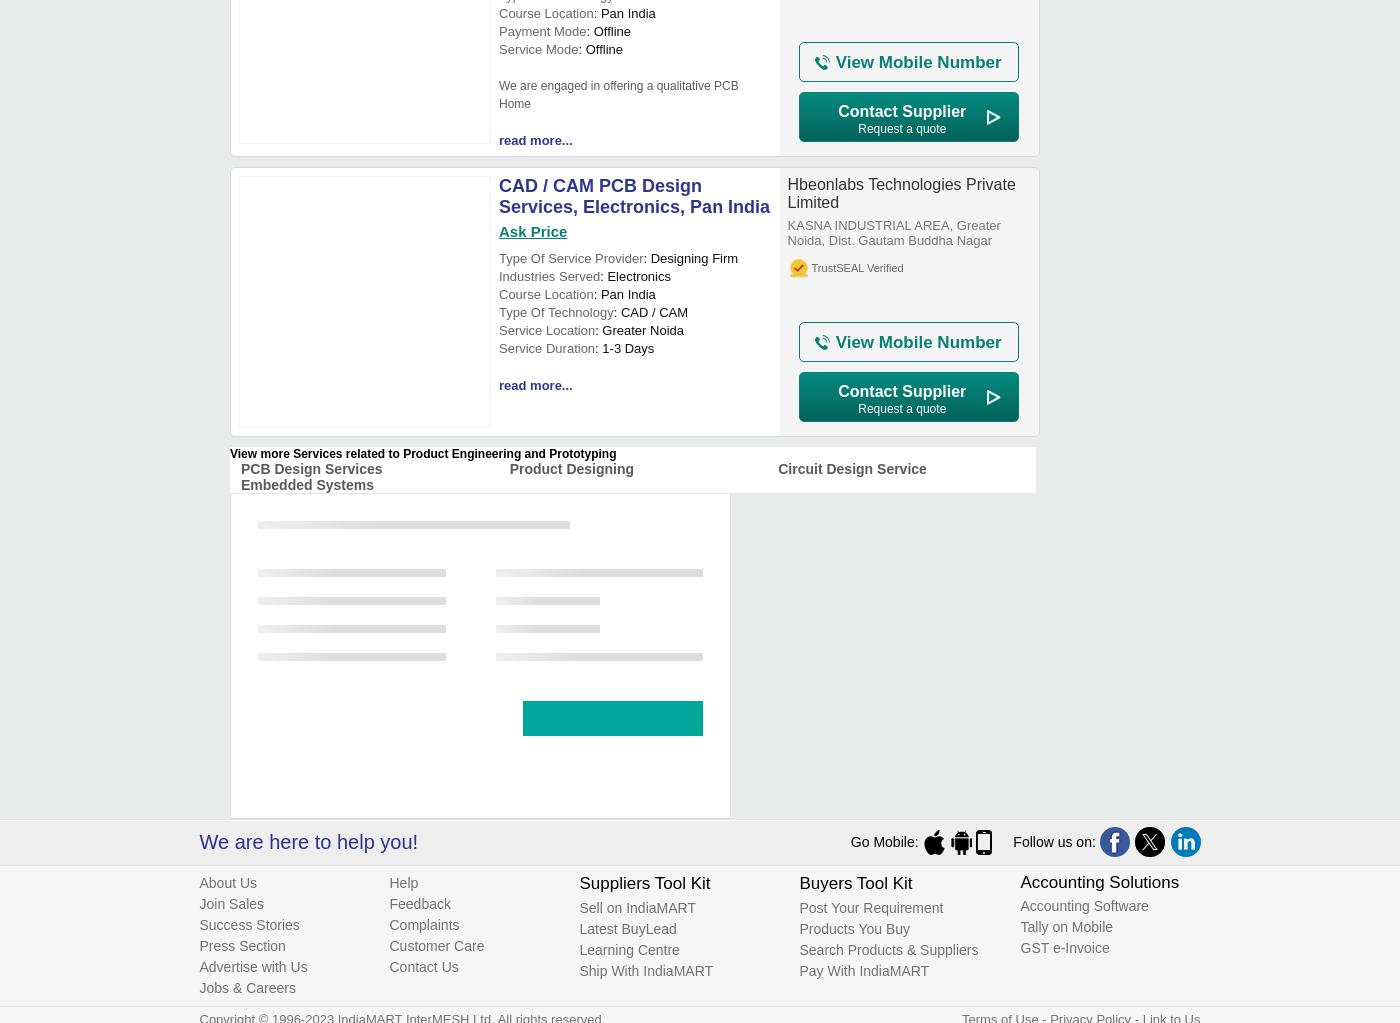 Image resolution: width=1400 pixels, height=1023 pixels. I want to click on ':  1-3 Days', so click(595, 348).